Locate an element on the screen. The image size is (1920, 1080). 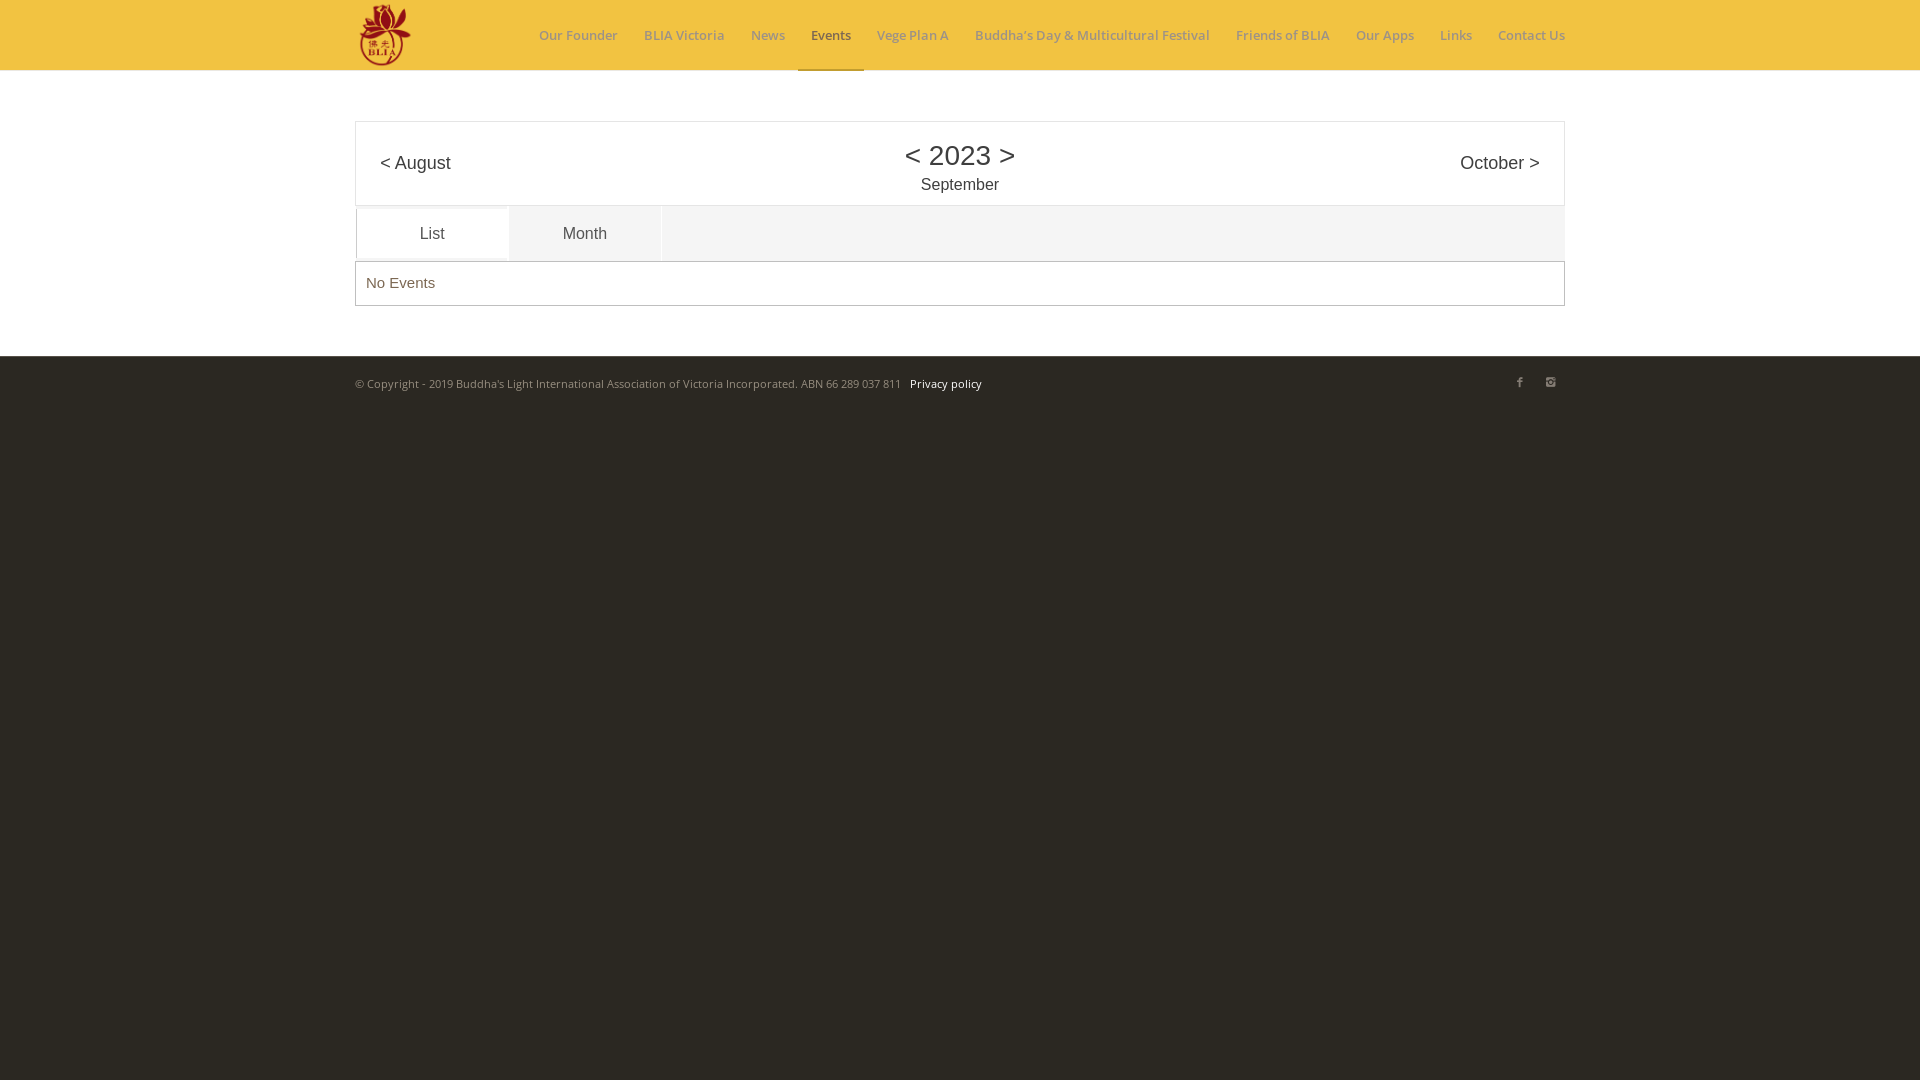
'Vege Plan A' is located at coordinates (864, 34).